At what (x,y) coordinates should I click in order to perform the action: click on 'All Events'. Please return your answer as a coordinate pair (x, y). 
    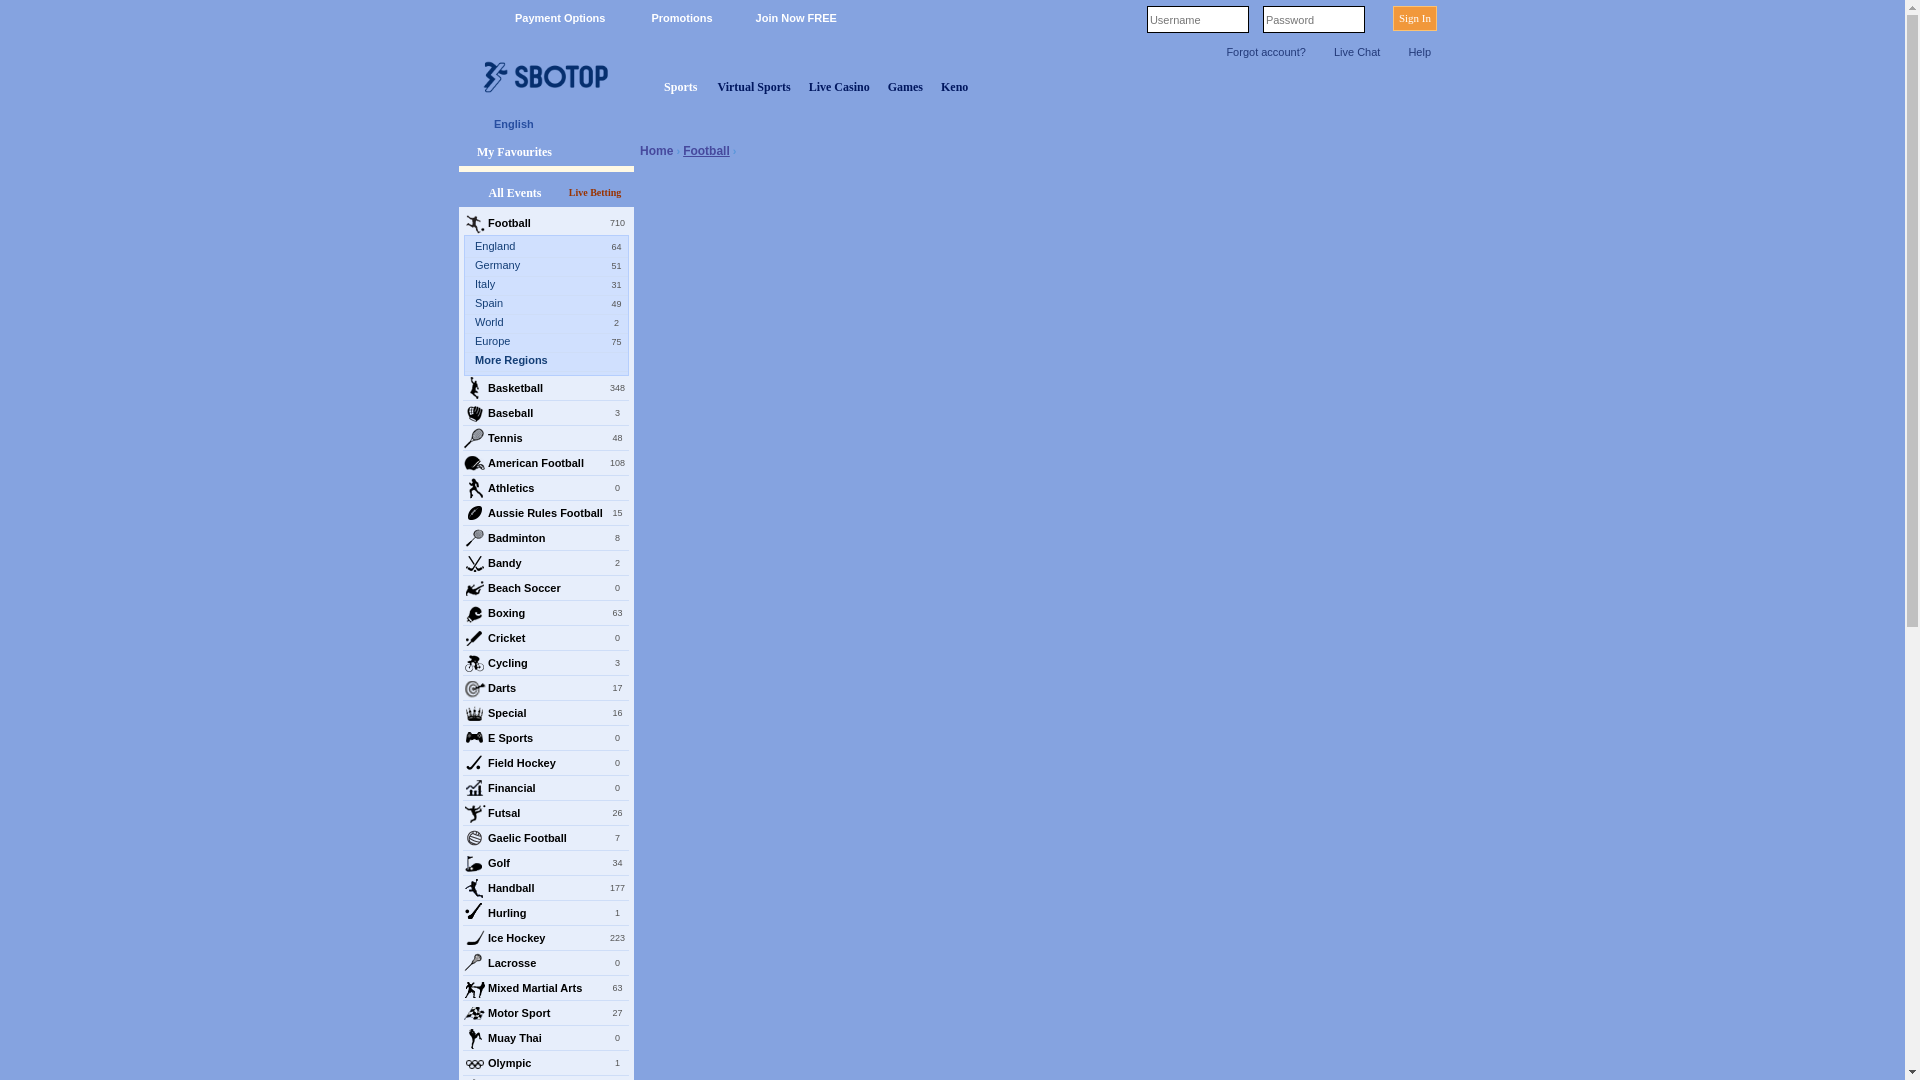
    Looking at the image, I should click on (514, 192).